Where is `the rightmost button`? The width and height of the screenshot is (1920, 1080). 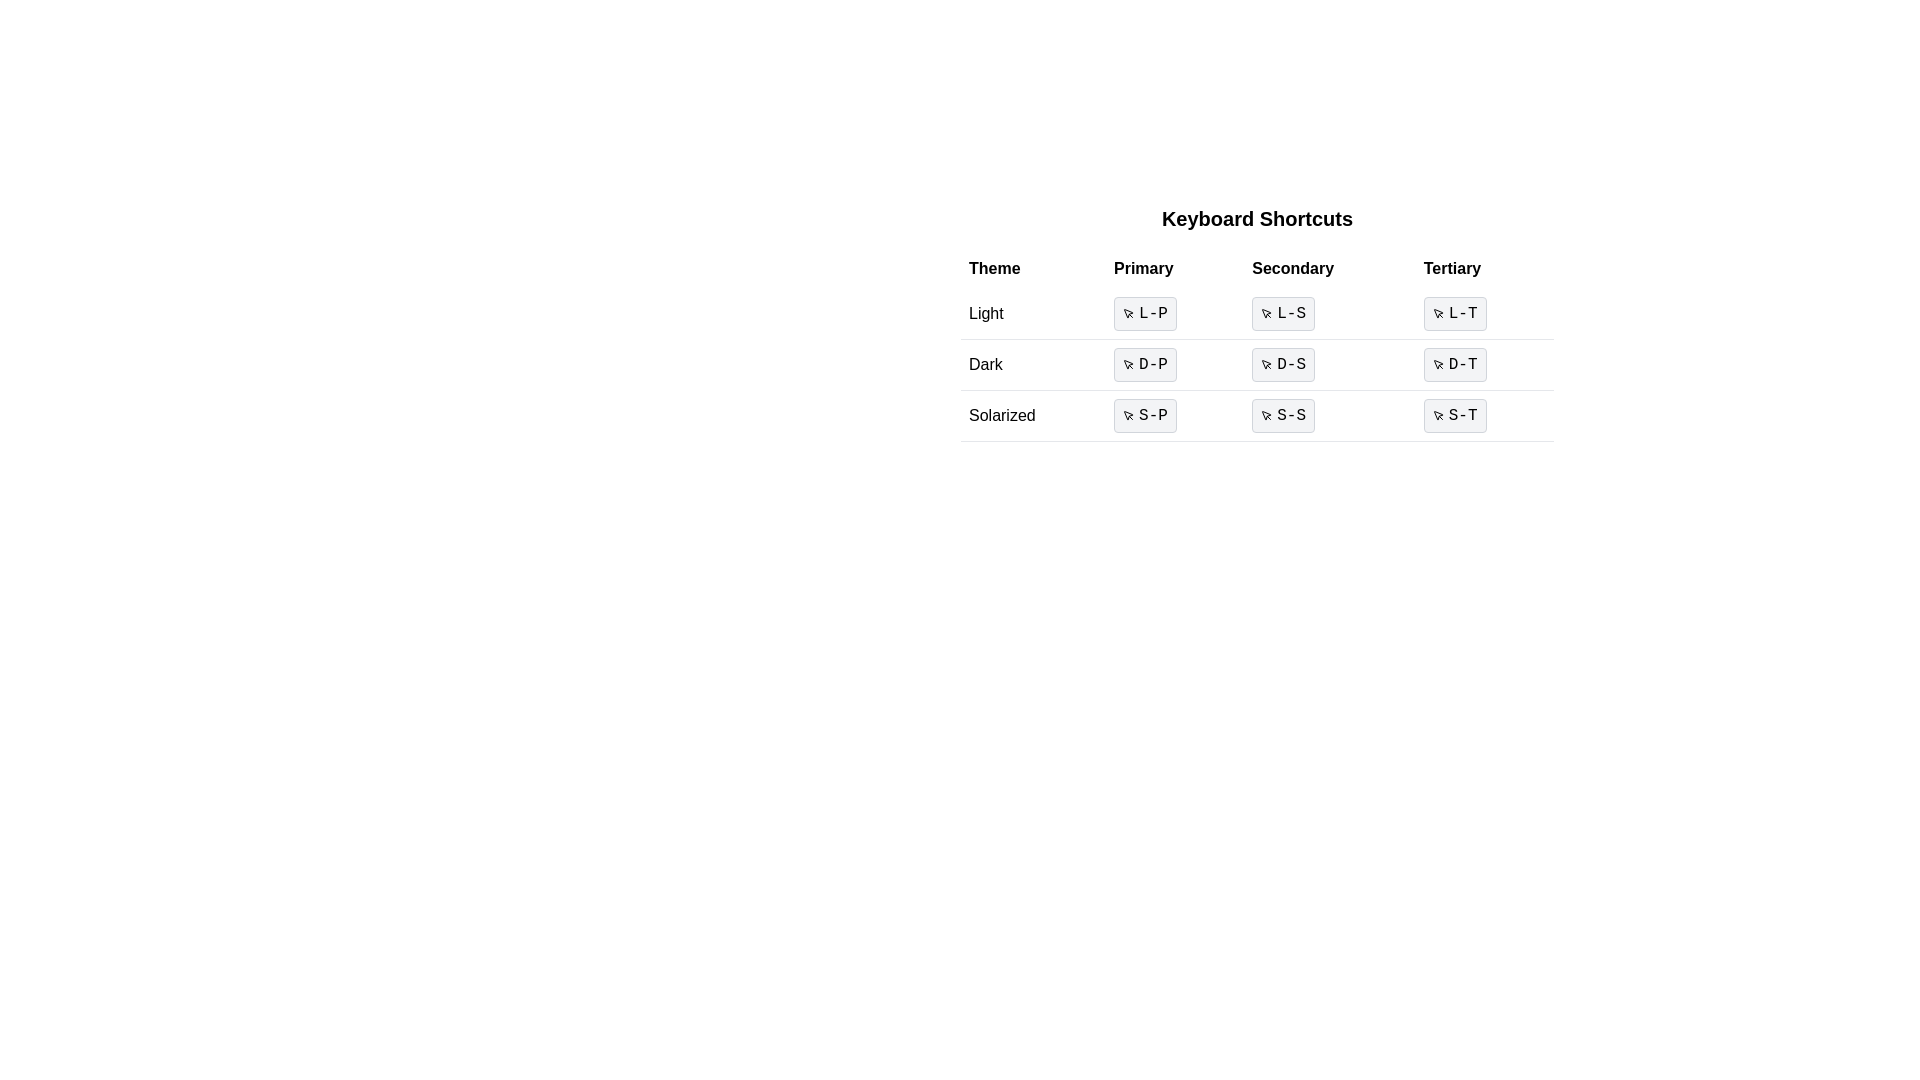
the rightmost button is located at coordinates (1455, 415).